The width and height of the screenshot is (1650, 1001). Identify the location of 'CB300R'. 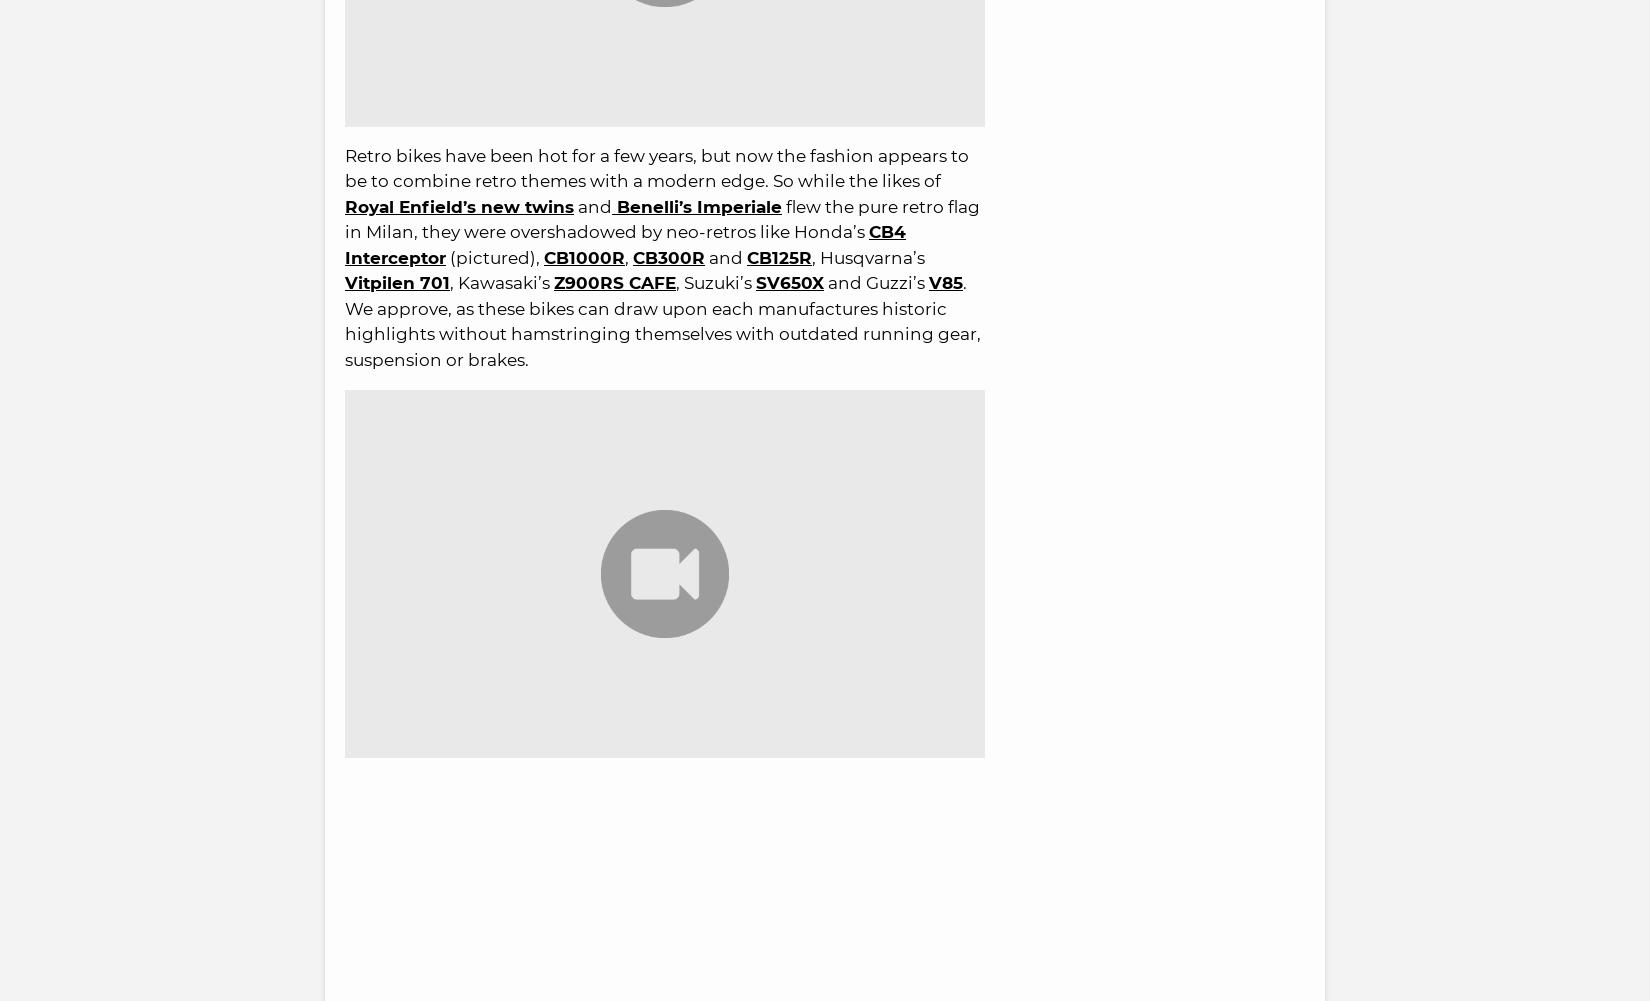
(668, 255).